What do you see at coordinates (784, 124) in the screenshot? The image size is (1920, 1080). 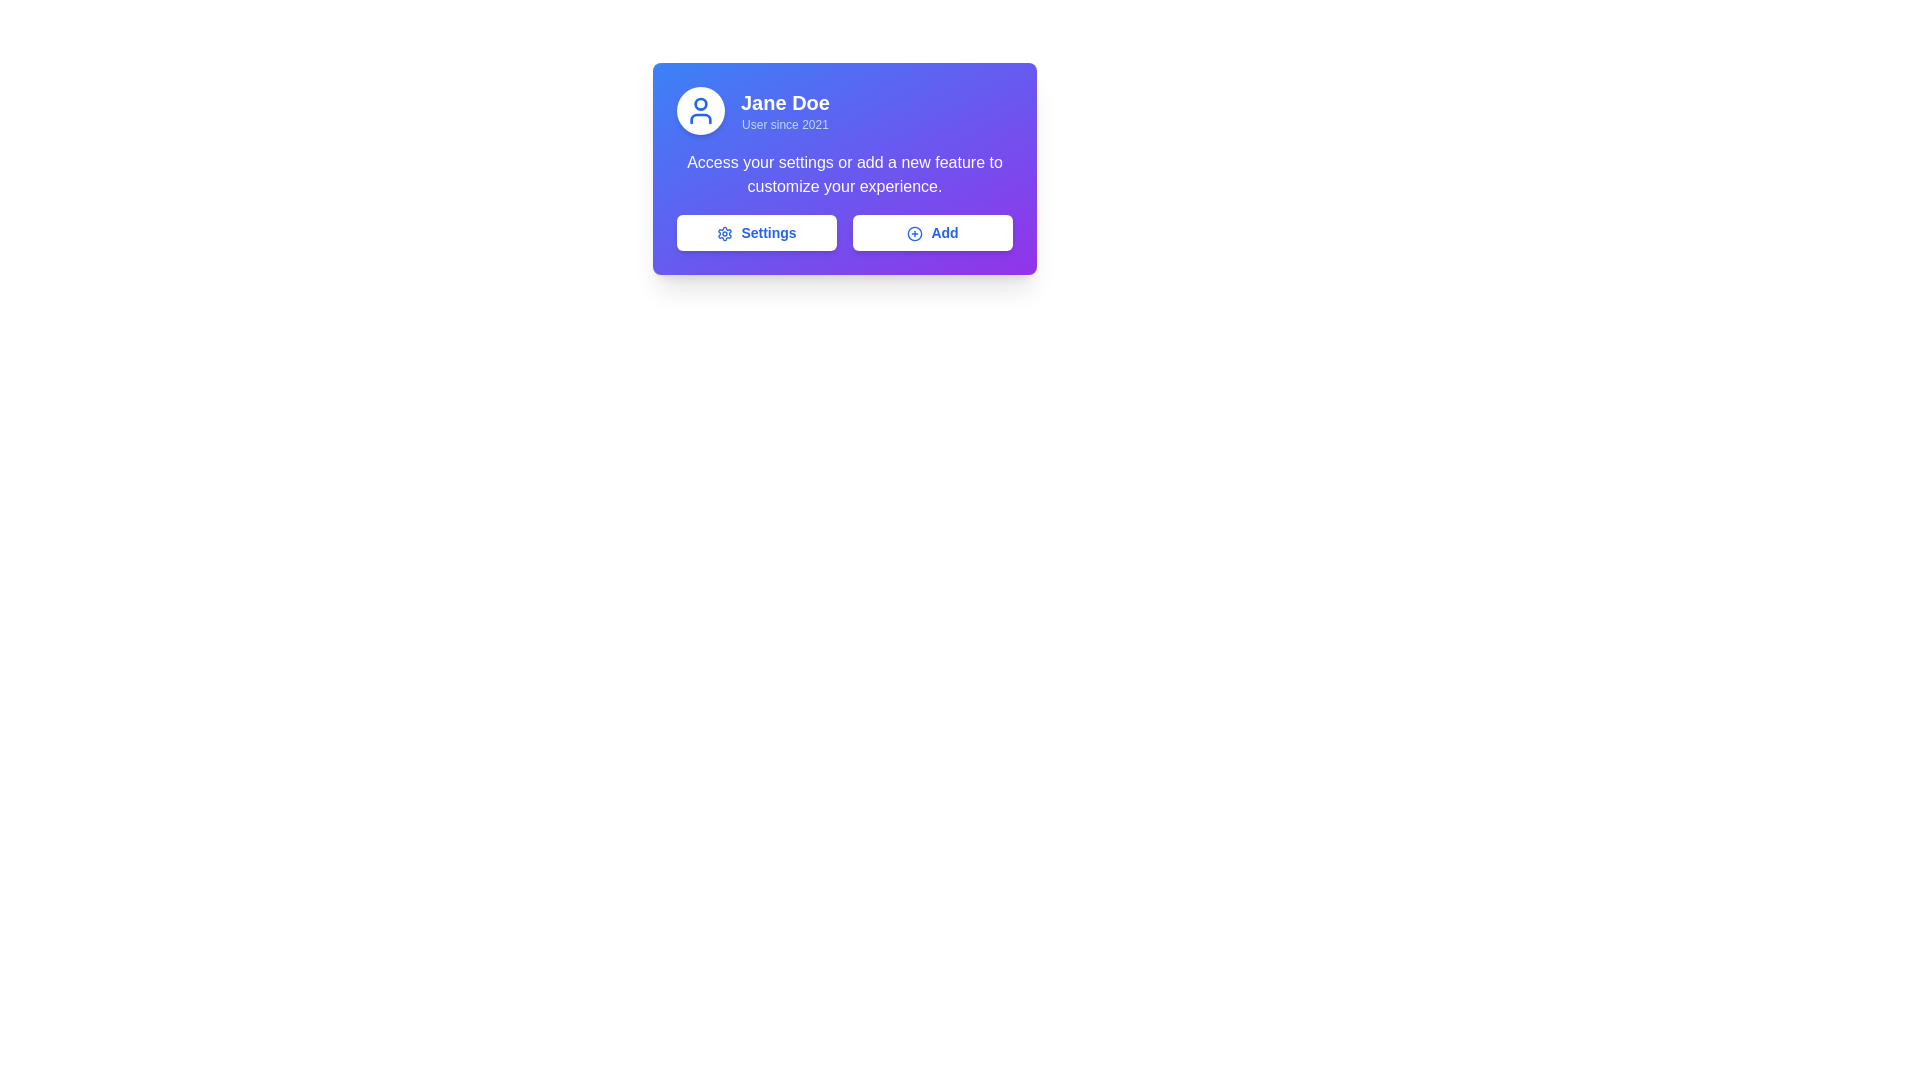 I see `the text label displaying 'User since 2021' in blue font color, located below 'Jane Doe' within the card with a gradient background` at bounding box center [784, 124].